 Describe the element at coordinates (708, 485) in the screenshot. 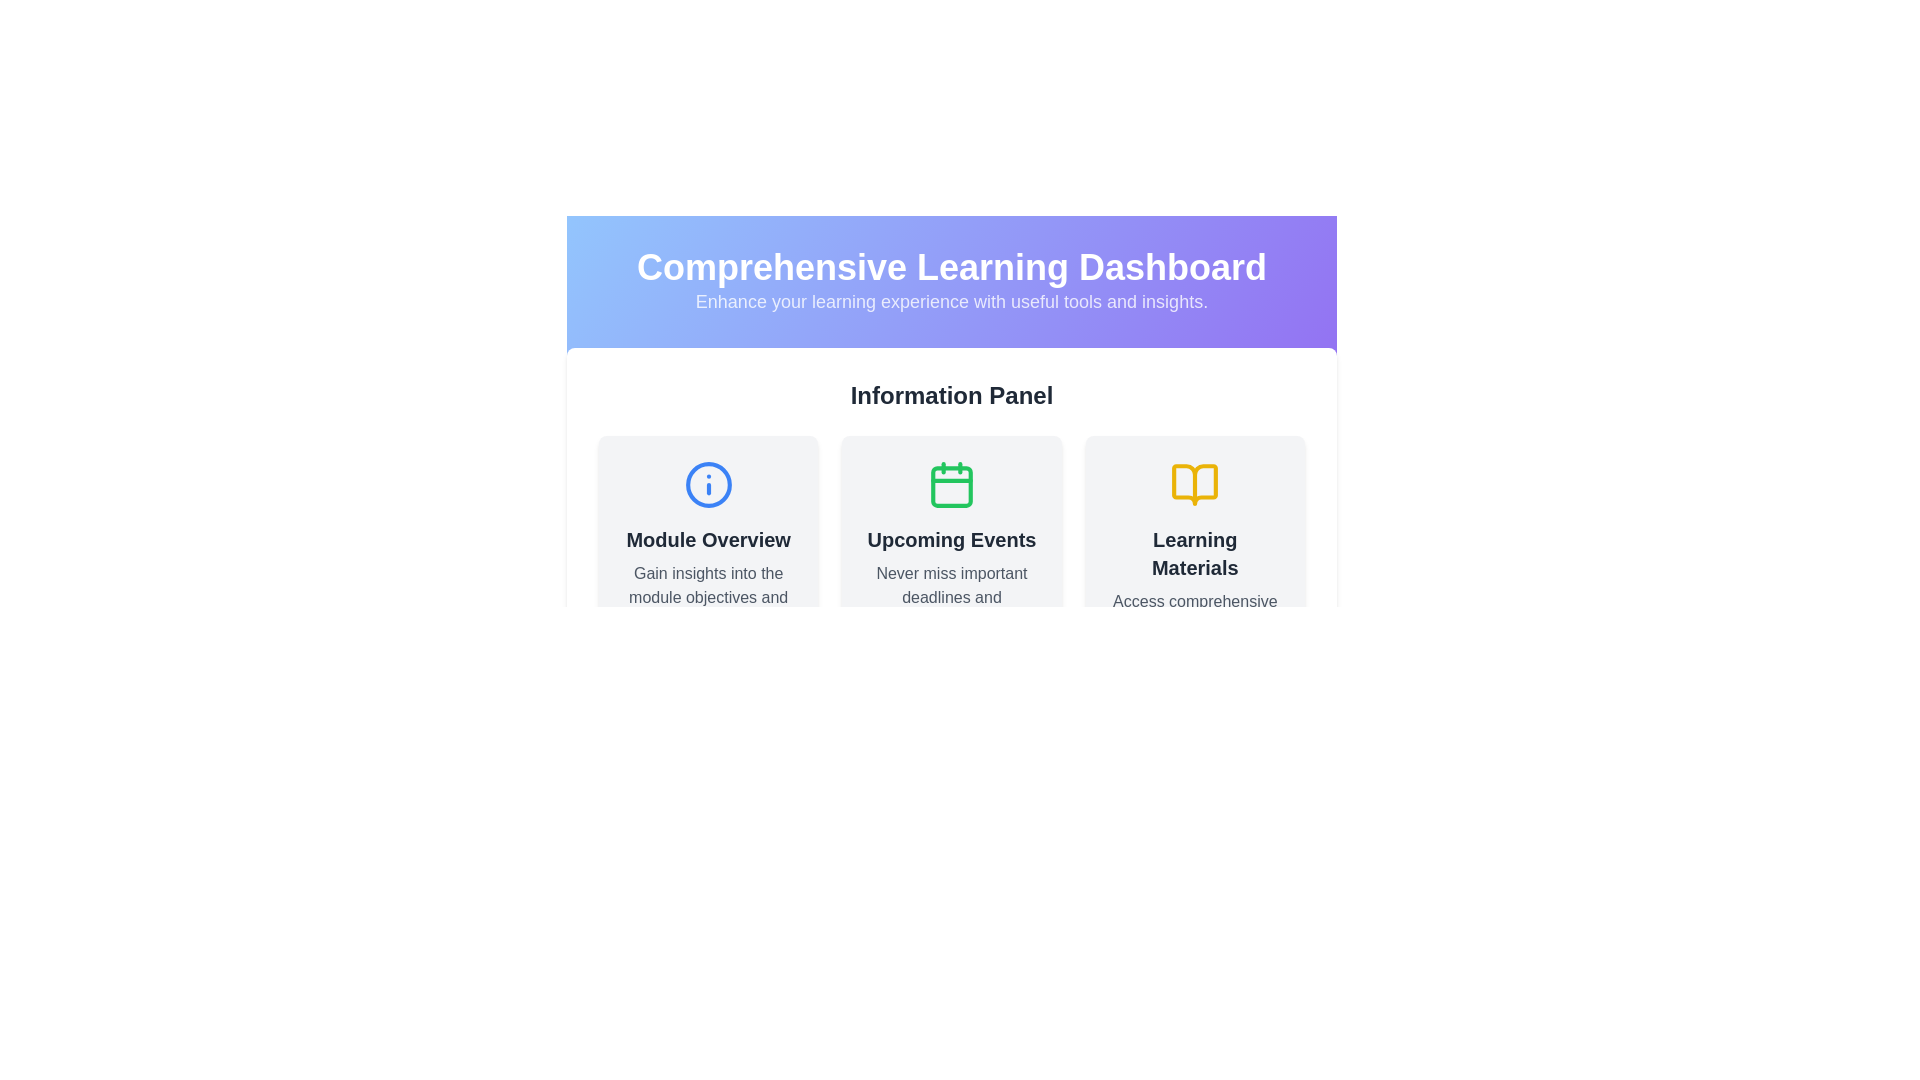

I see `the leftmost icon in the row of three icons located below the 'Information Panel' text header` at that location.